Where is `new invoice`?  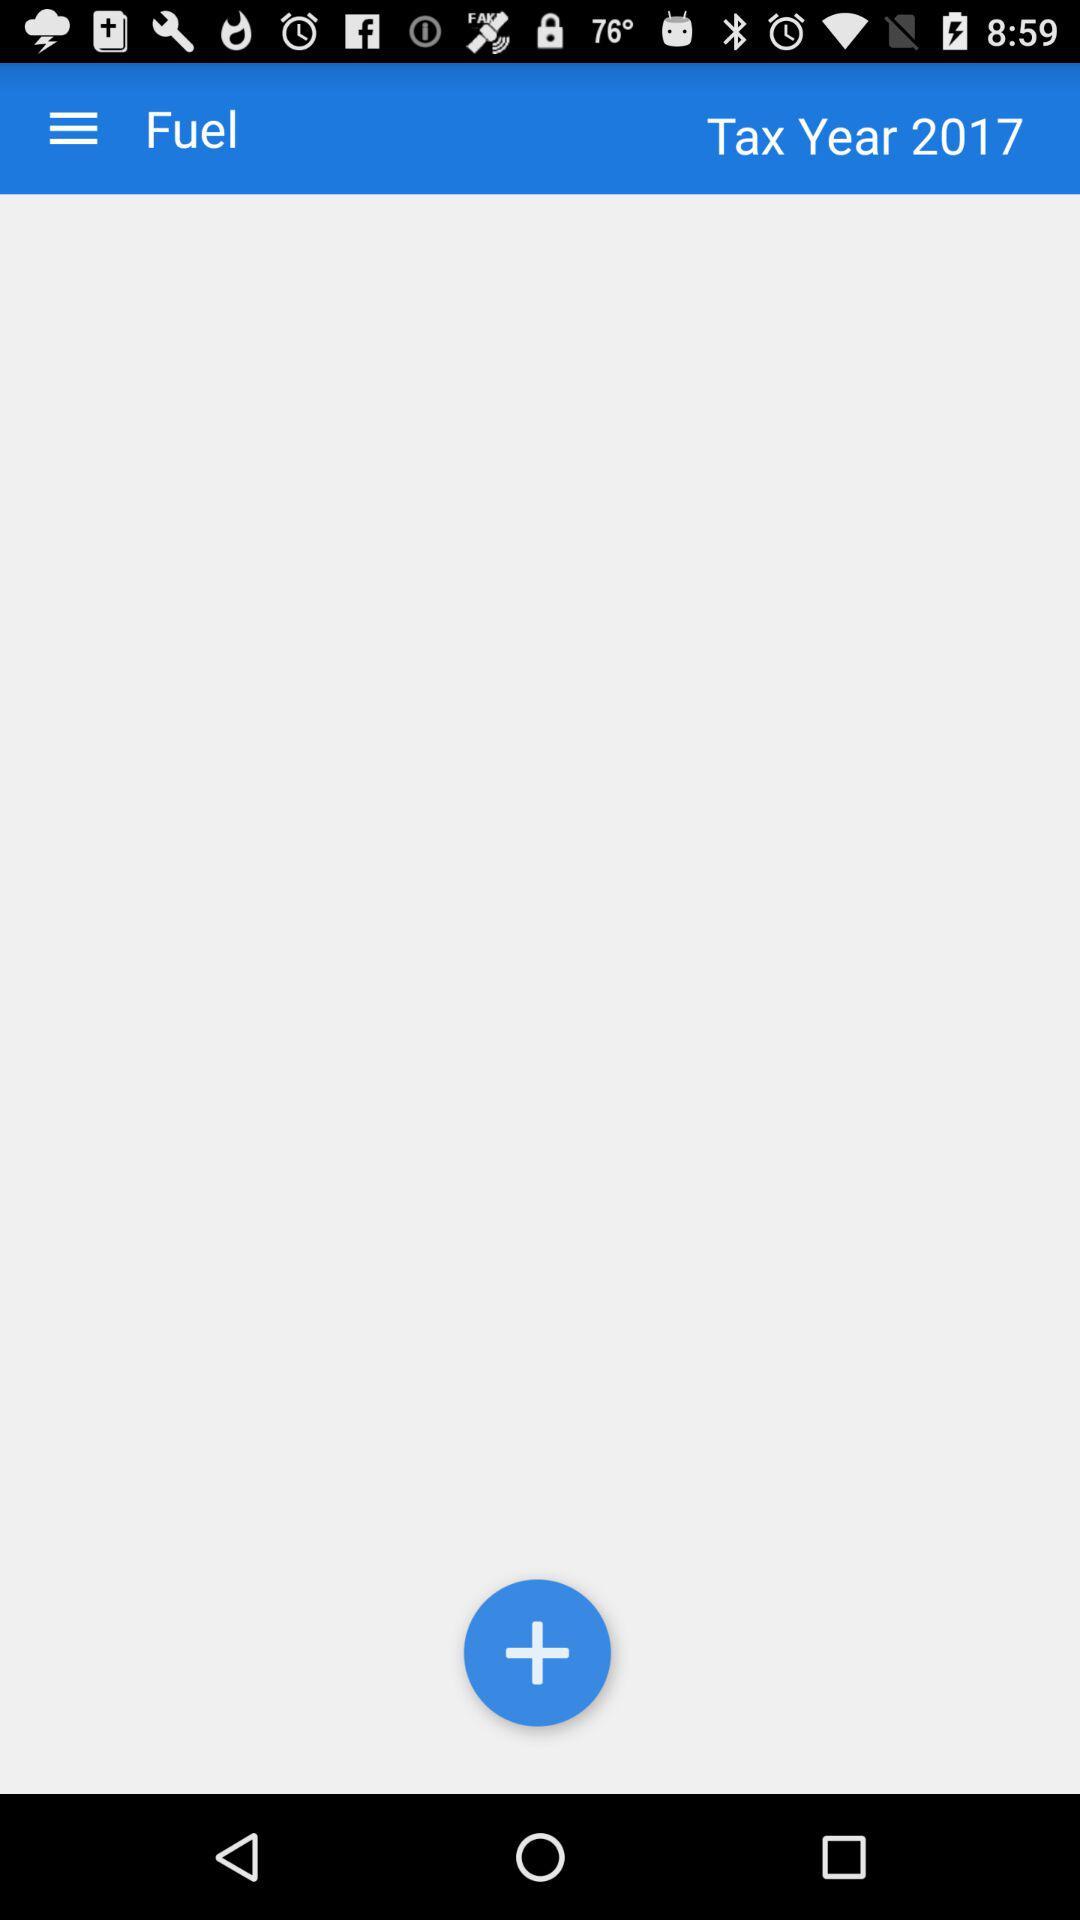 new invoice is located at coordinates (540, 1657).